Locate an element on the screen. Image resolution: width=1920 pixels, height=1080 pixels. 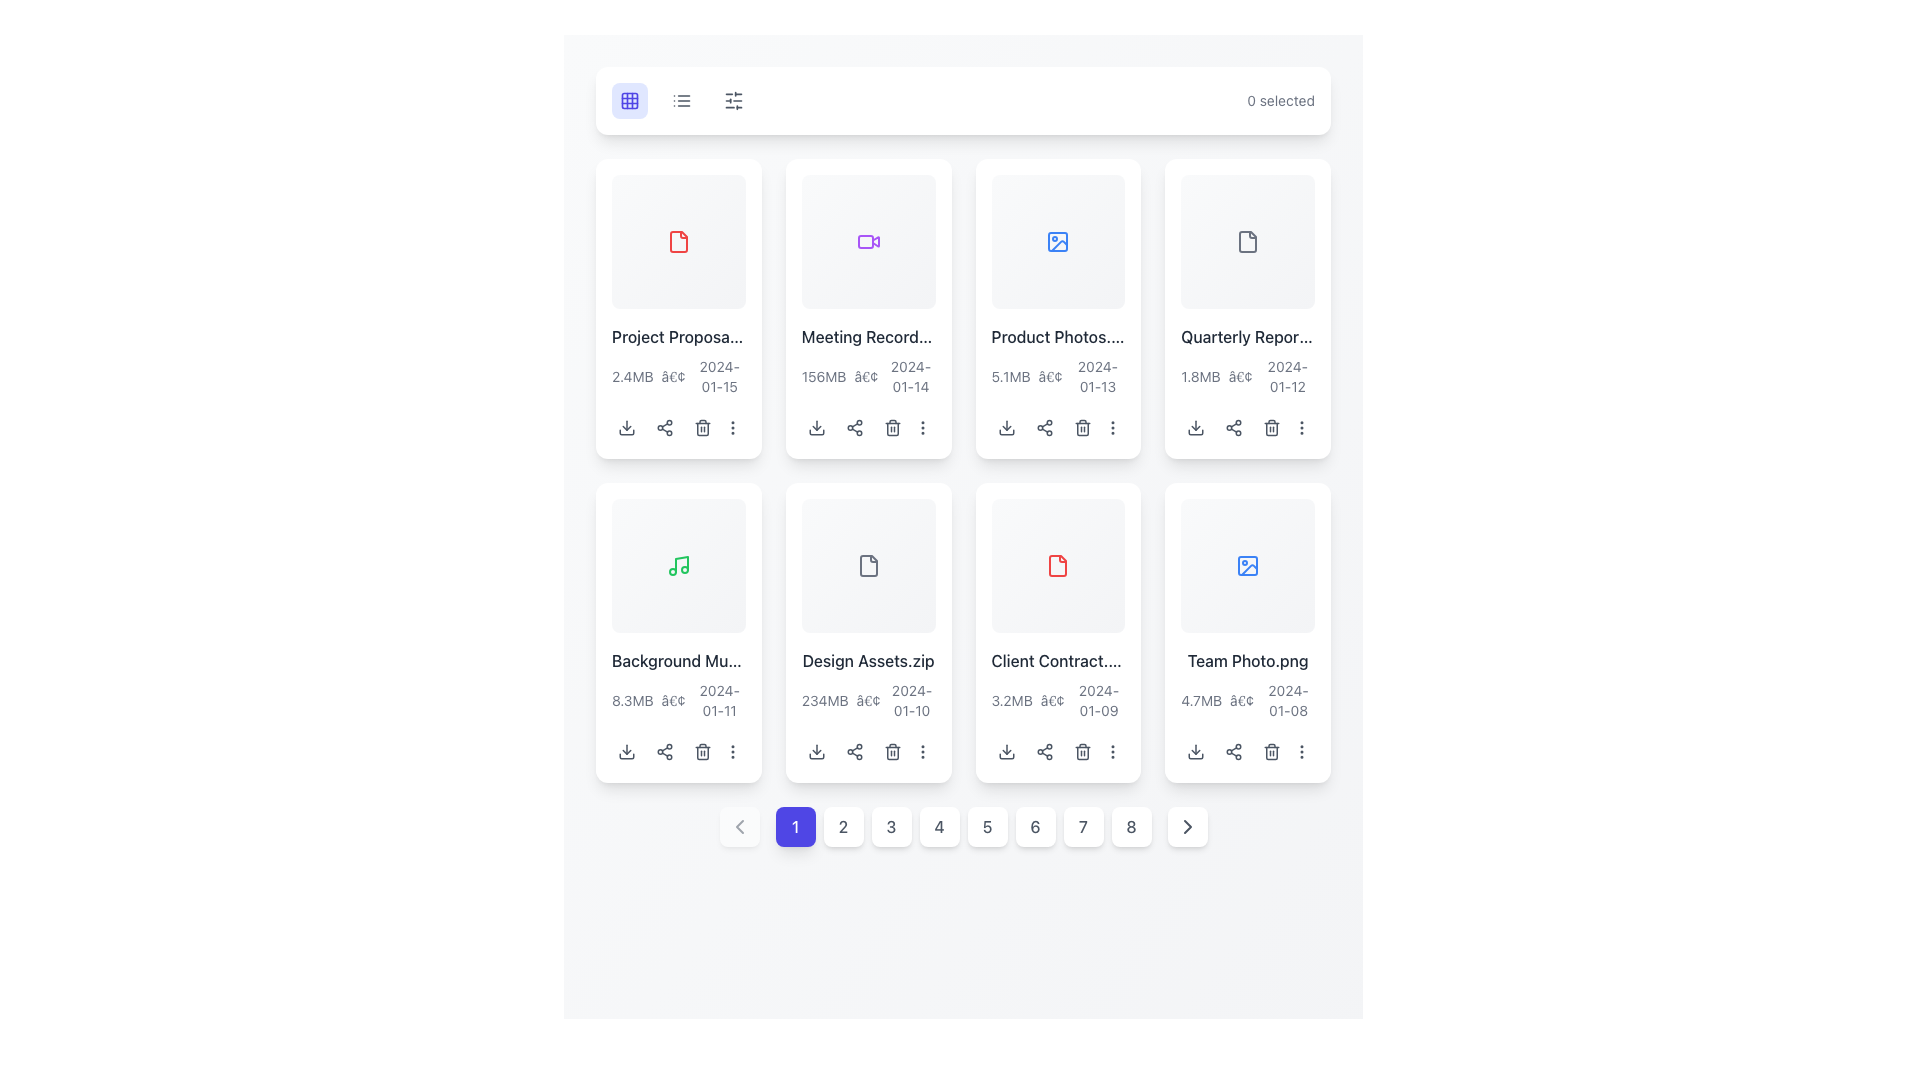
the minimalistic red document icon in the top row of file cards titled 'Project Proposal' is located at coordinates (678, 240).